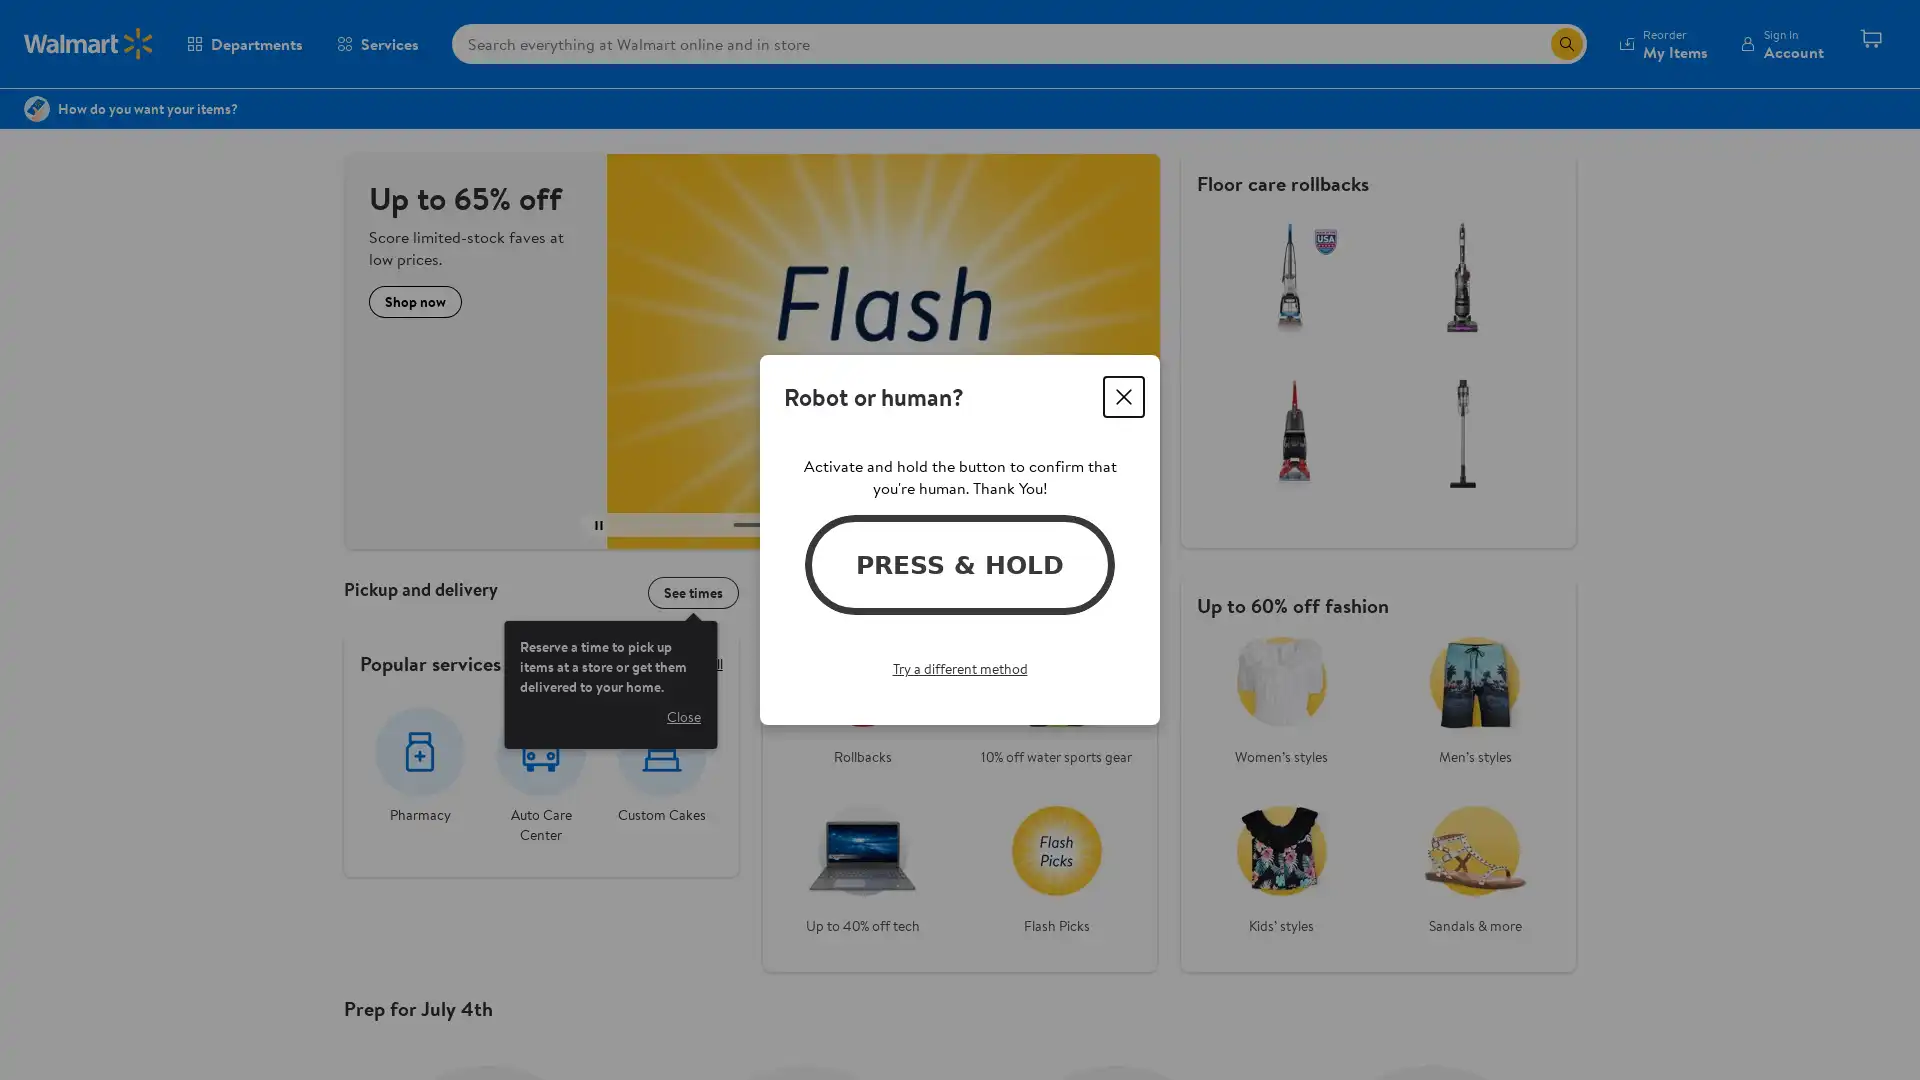  Describe the element at coordinates (598, 523) in the screenshot. I see `play` at that location.